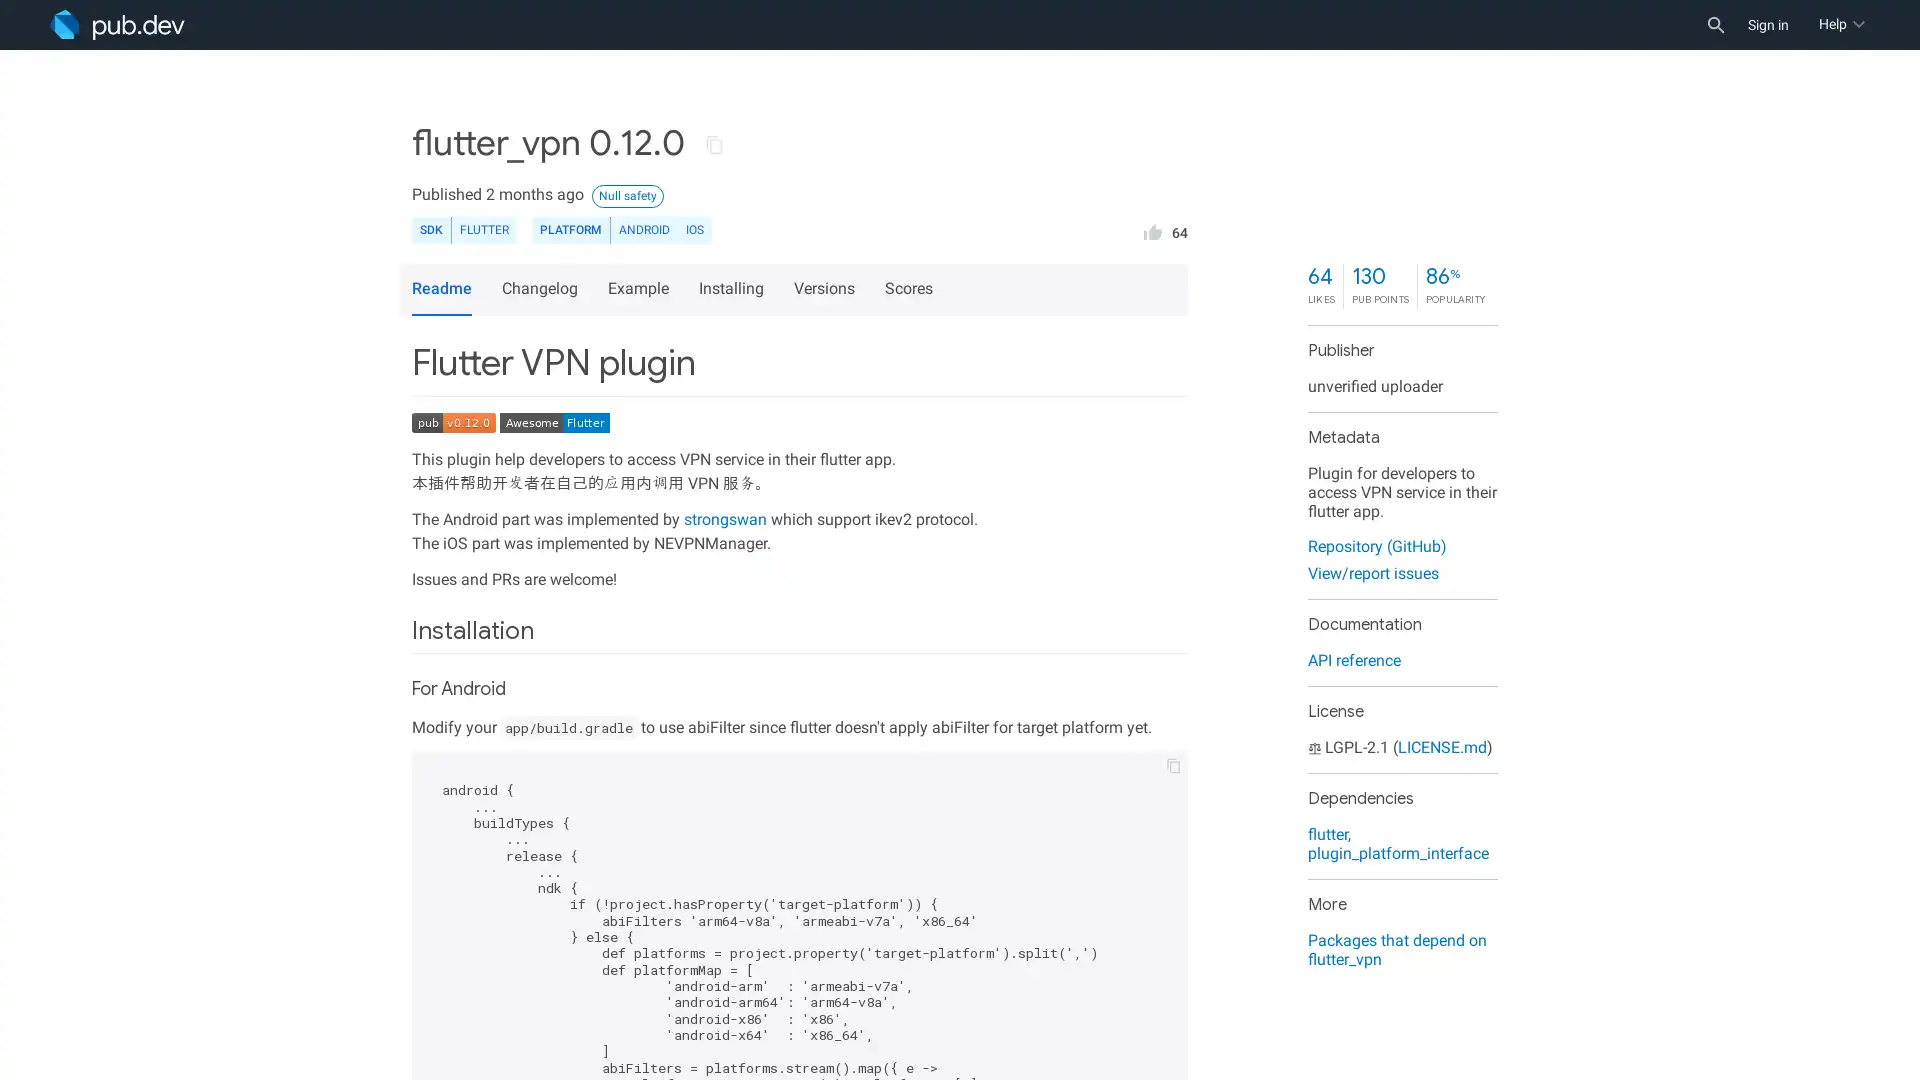  Describe the element at coordinates (542, 289) in the screenshot. I see `Changelog` at that location.